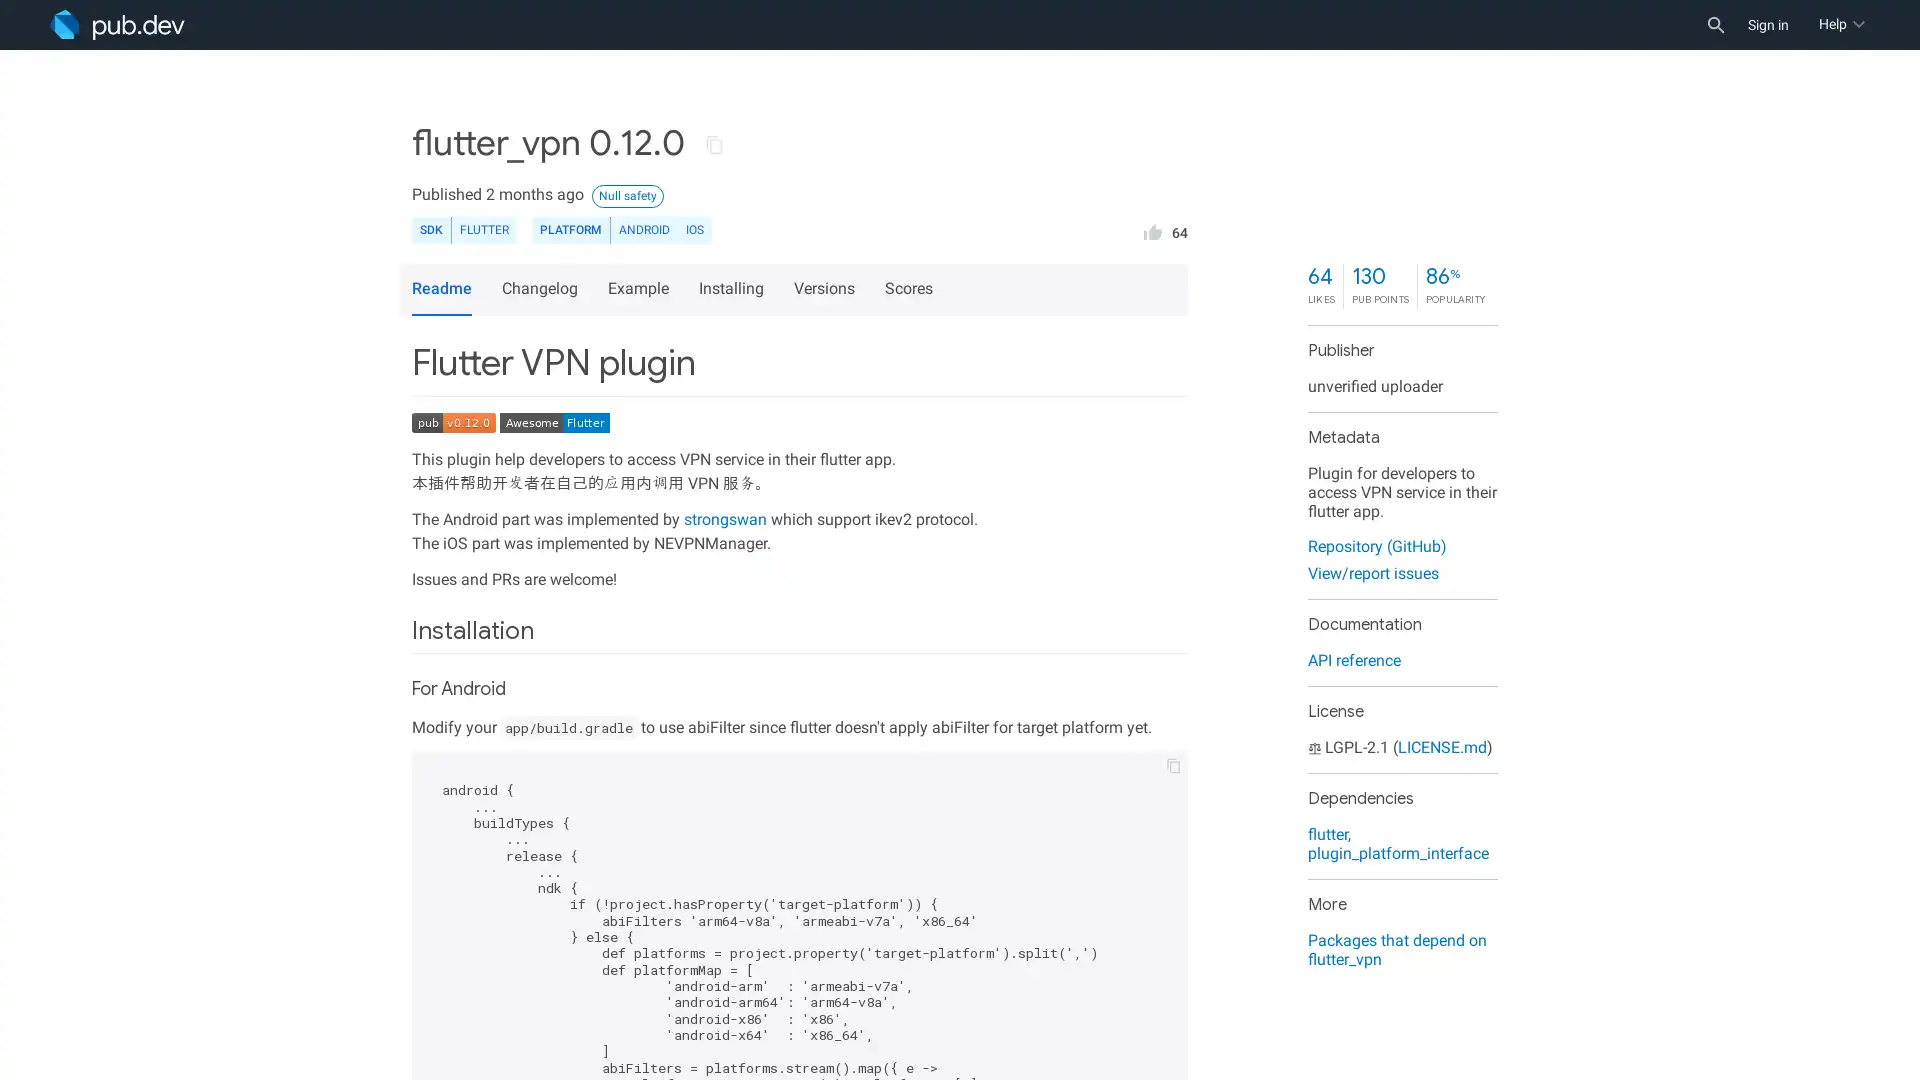  Describe the element at coordinates (542, 289) in the screenshot. I see `Changelog` at that location.